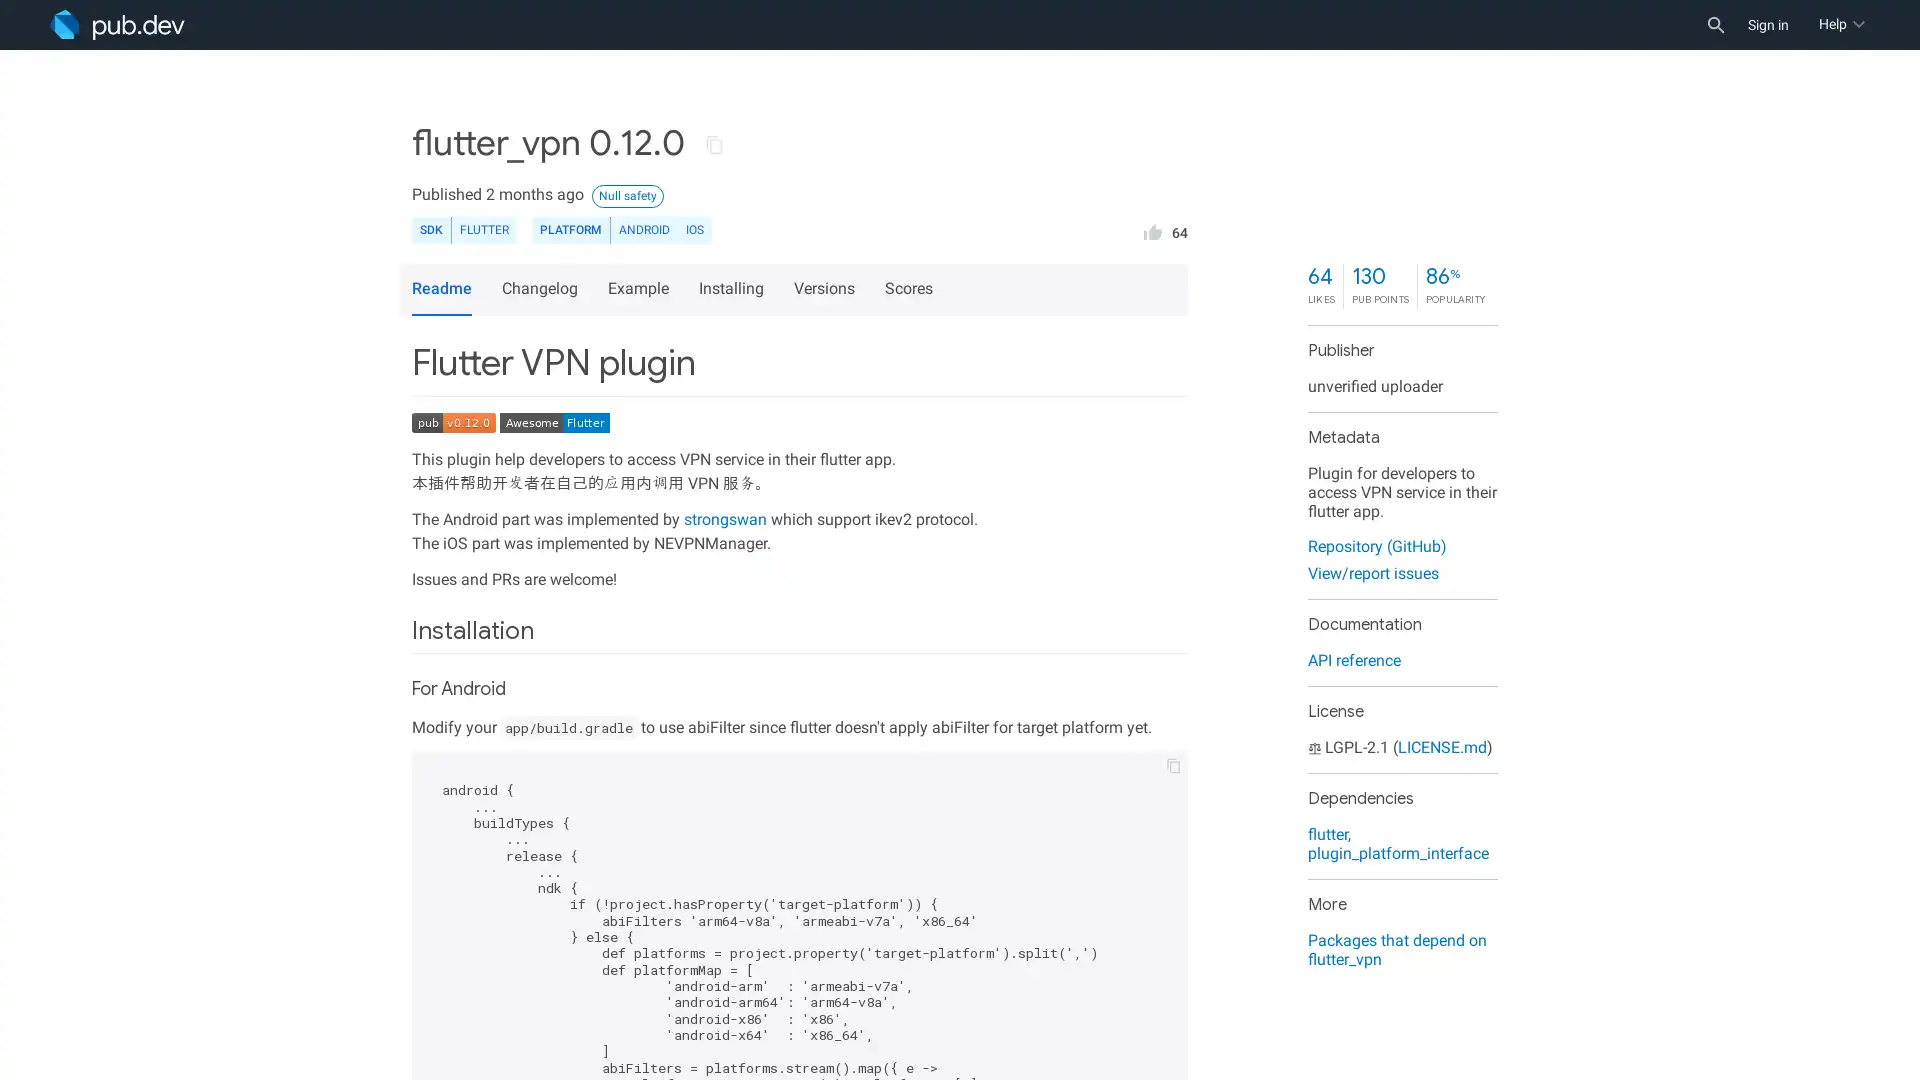  Describe the element at coordinates (542, 289) in the screenshot. I see `Changelog` at that location.